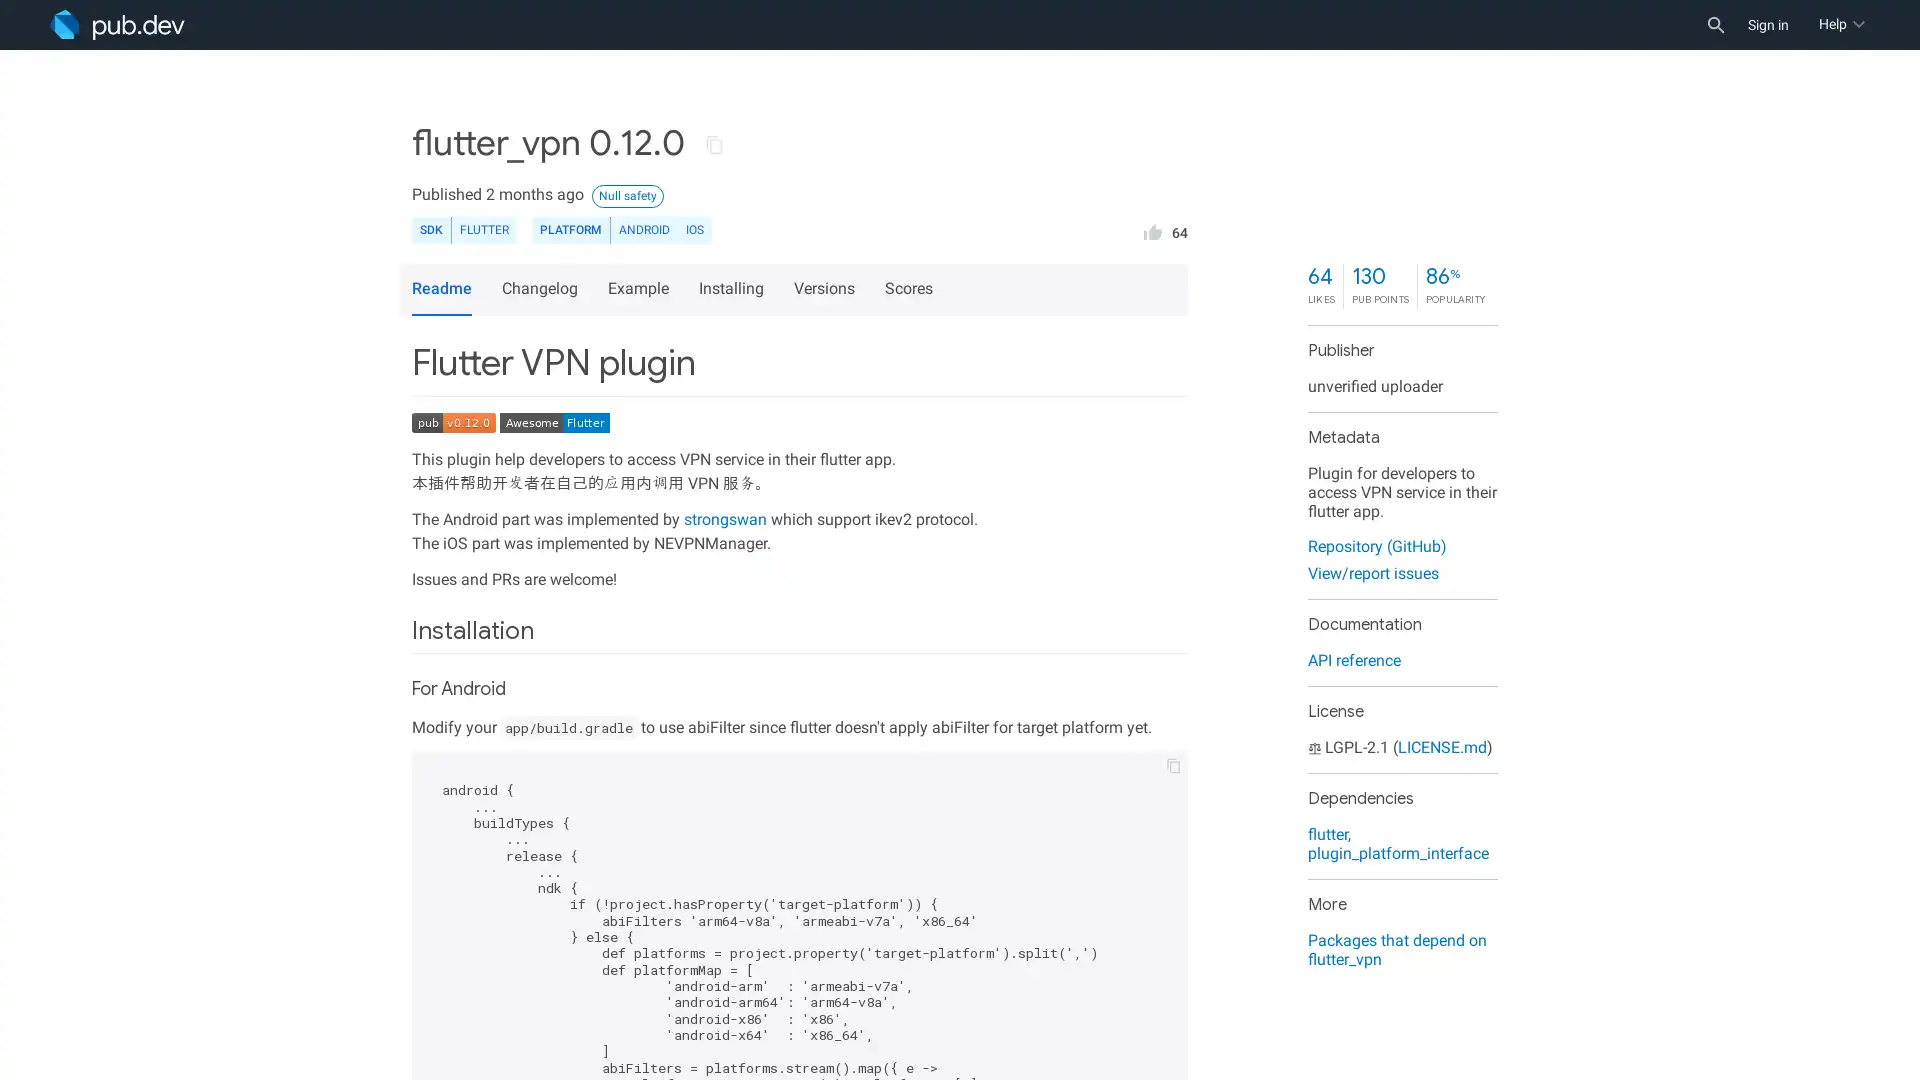  Describe the element at coordinates (542, 289) in the screenshot. I see `Changelog` at that location.